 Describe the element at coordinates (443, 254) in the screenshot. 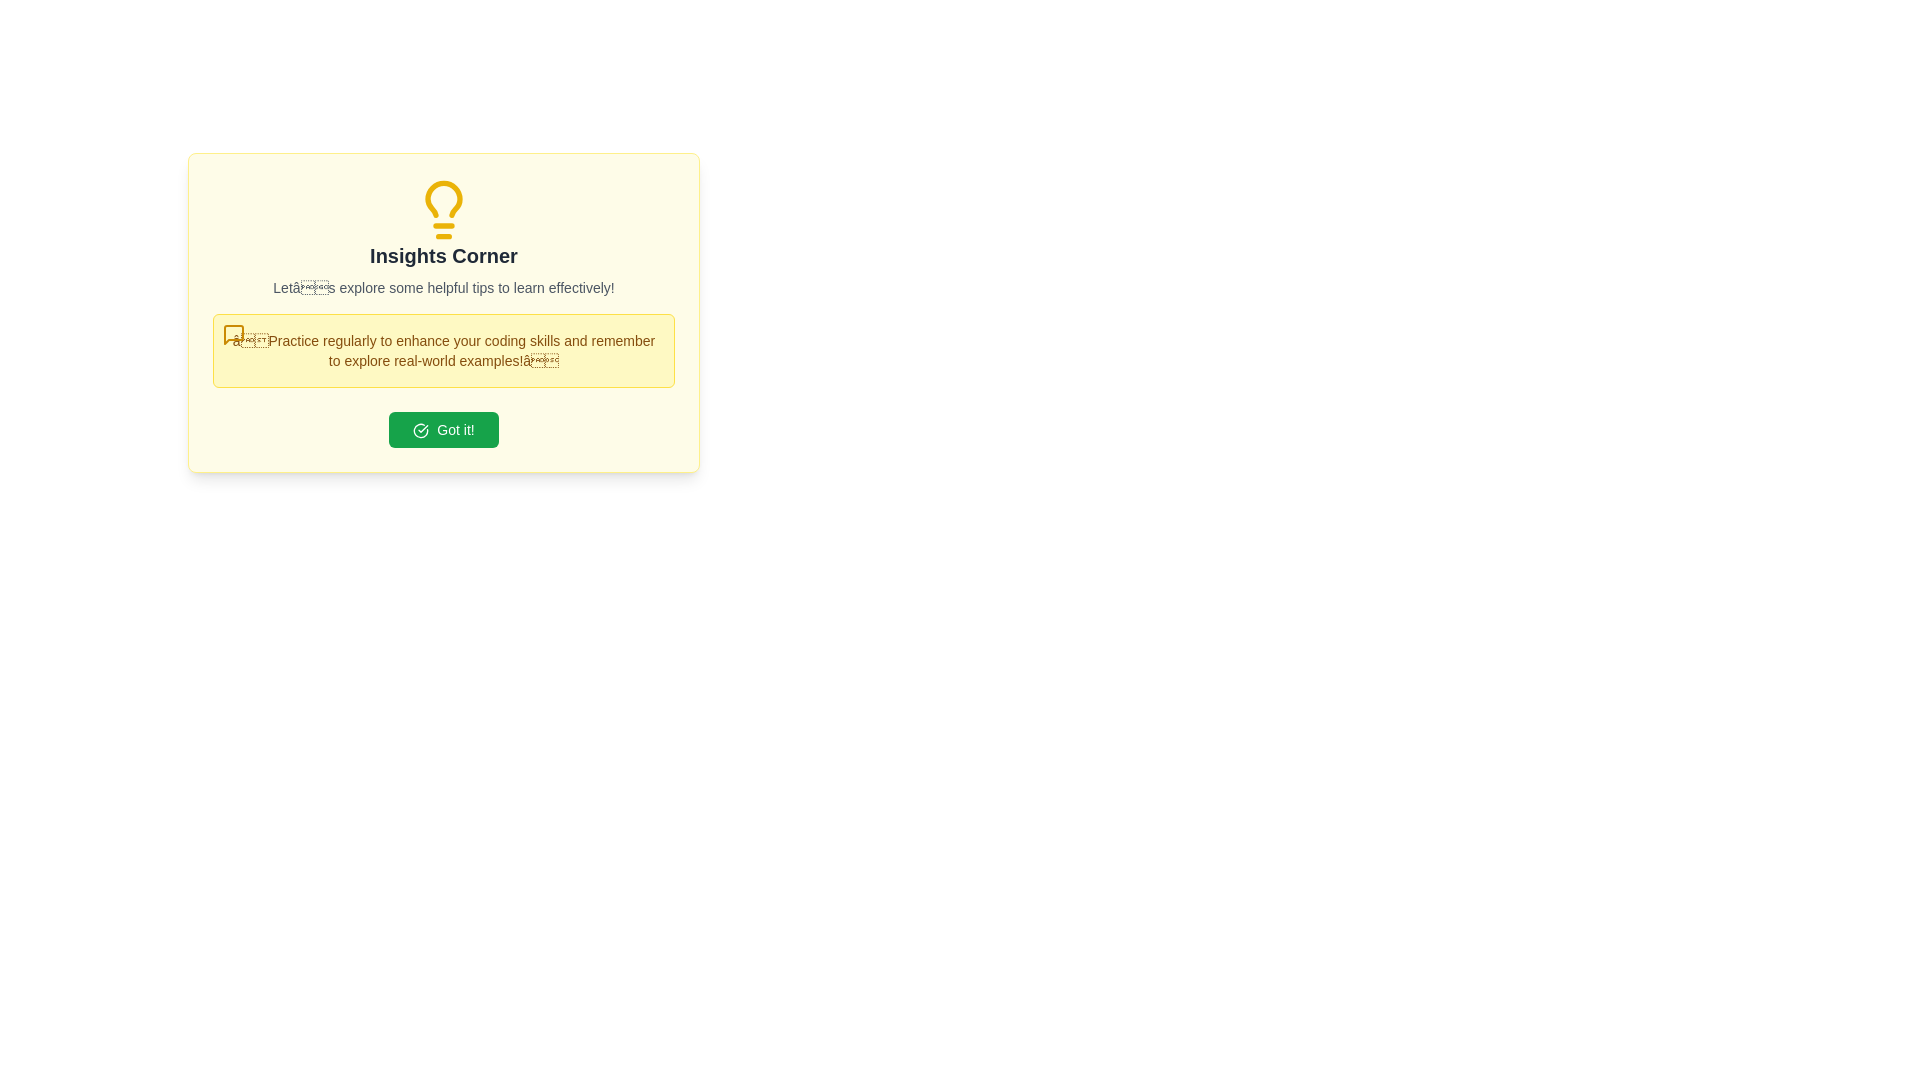

I see `the 'Insights Corner' label, which is a bold, large dark gray text element located below a lightbulb icon and above a smaller text paragraph` at that location.